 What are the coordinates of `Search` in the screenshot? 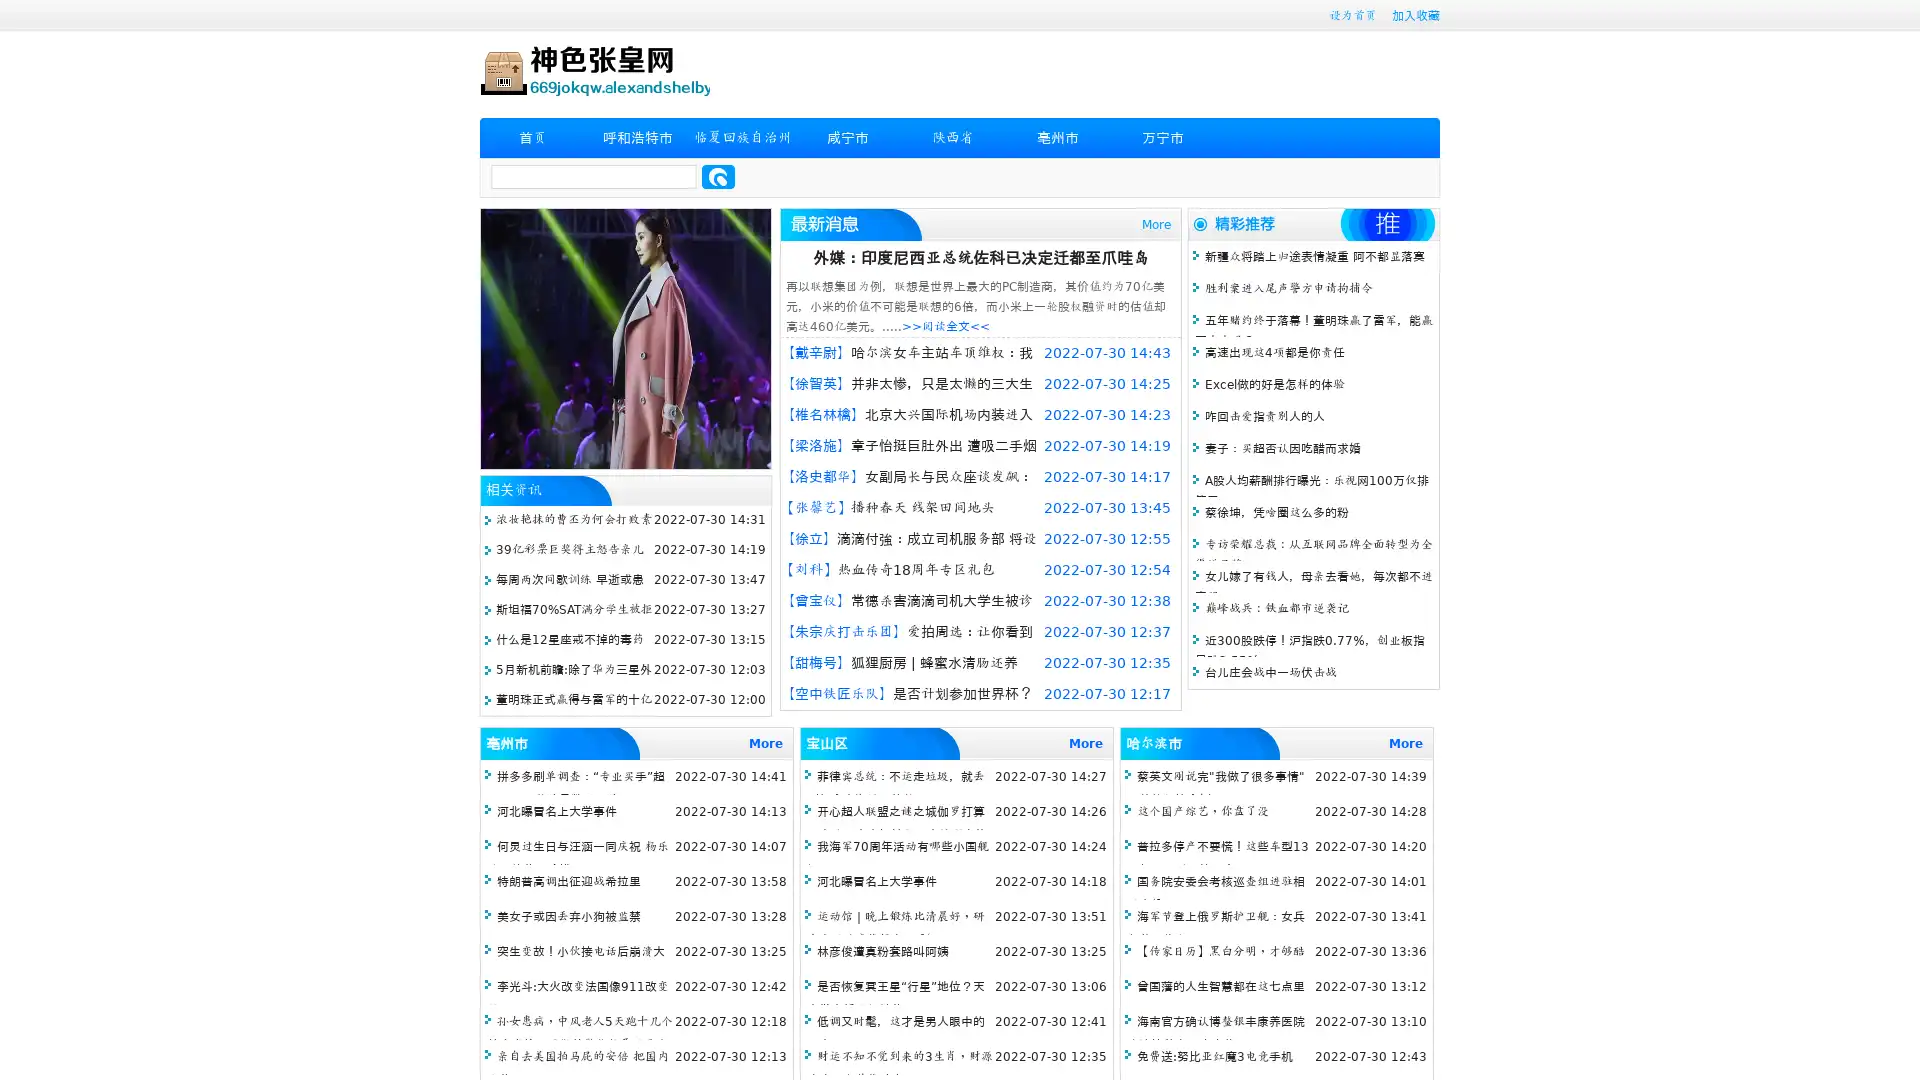 It's located at (718, 176).